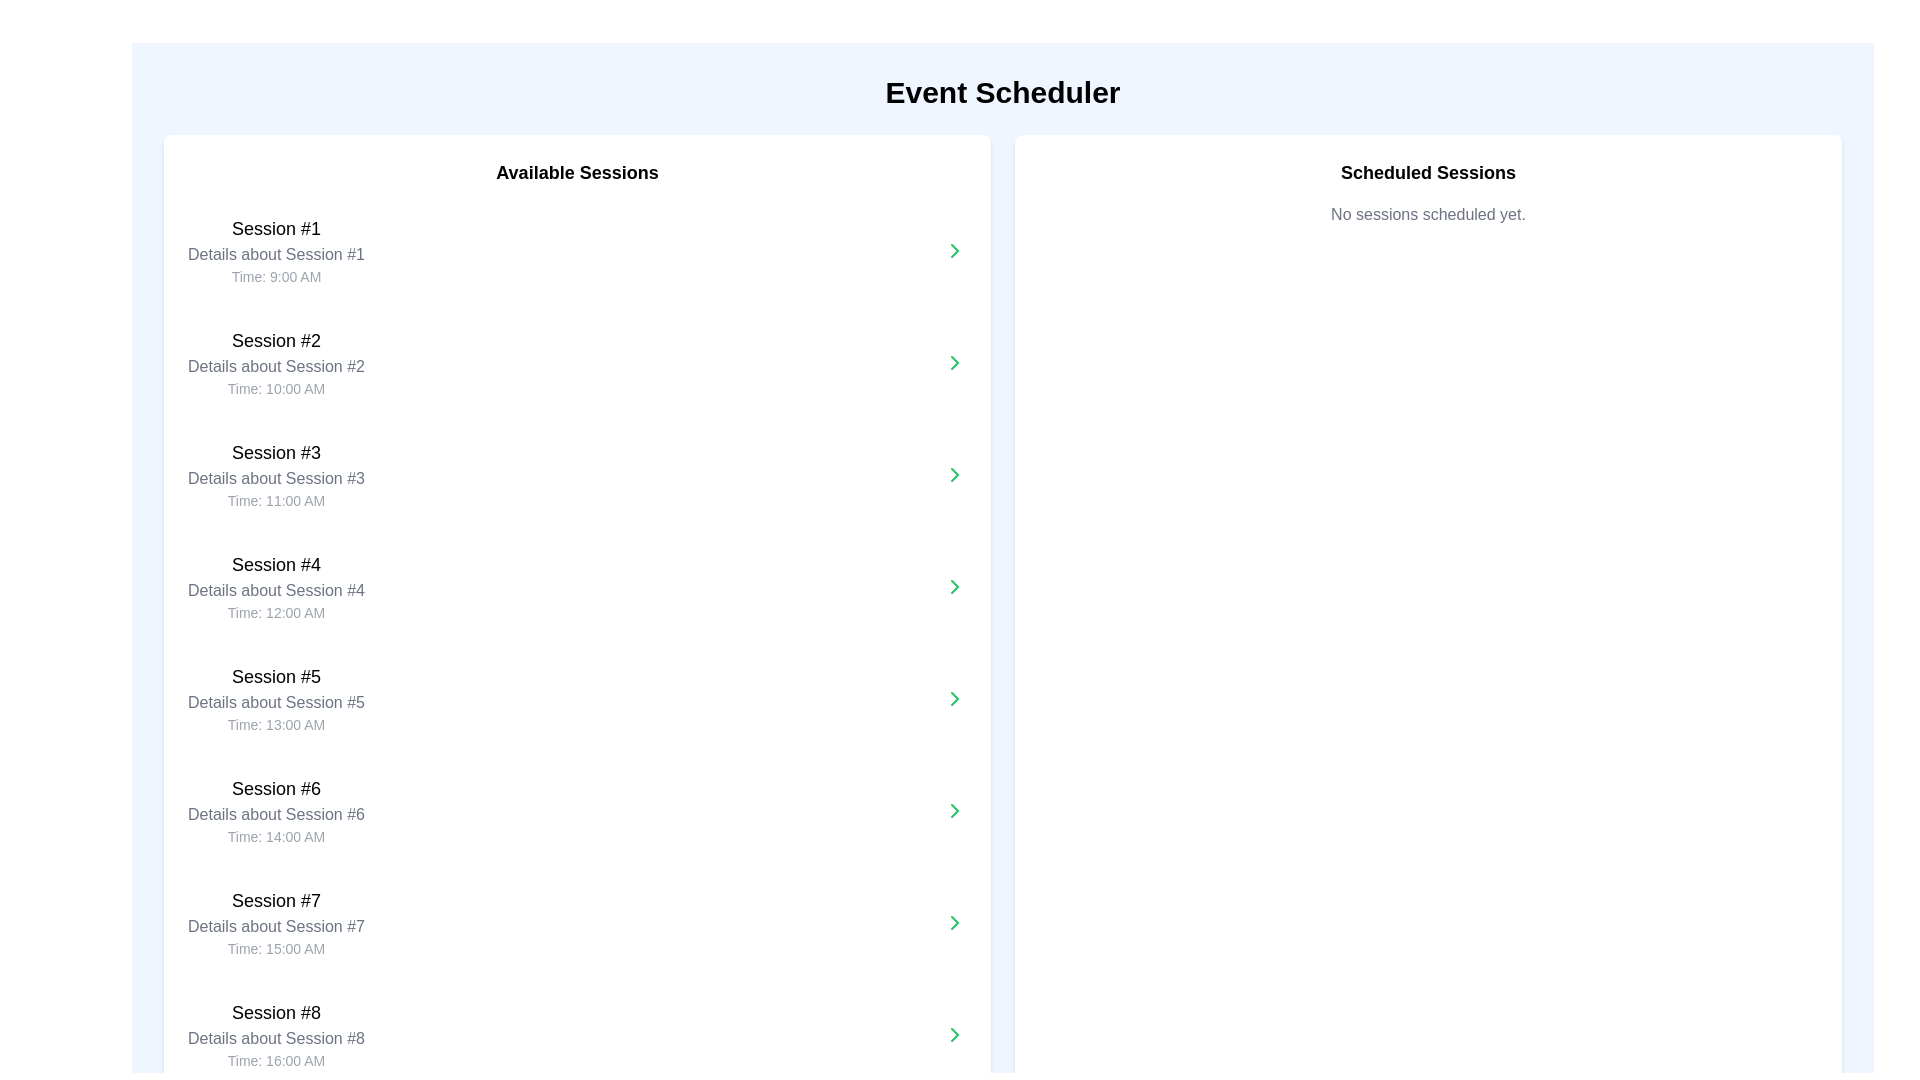 This screenshot has height=1080, width=1920. I want to click on the List item containing session details positioned in the 'Available Sessions' column, between sessions #5 and #7, so click(275, 810).